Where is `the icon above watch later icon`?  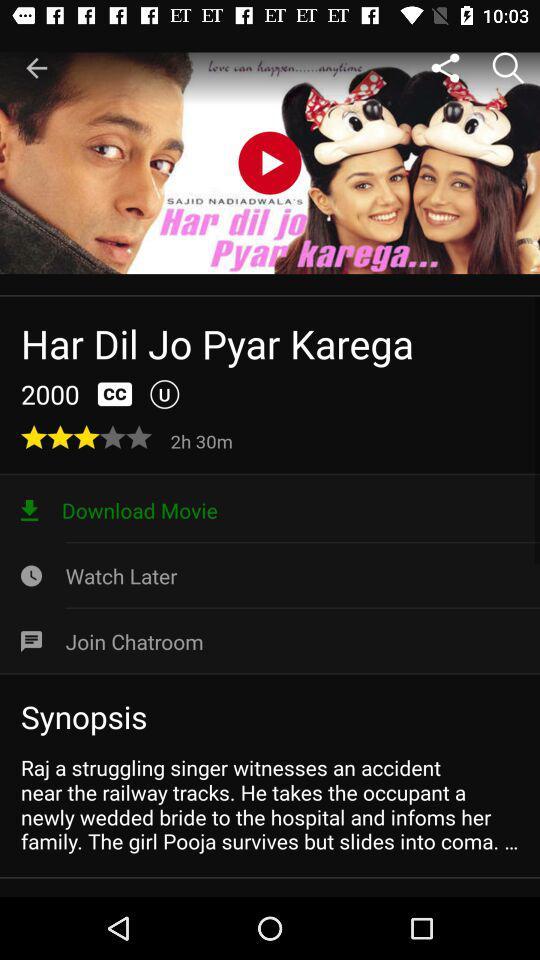
the icon above watch later icon is located at coordinates (270, 509).